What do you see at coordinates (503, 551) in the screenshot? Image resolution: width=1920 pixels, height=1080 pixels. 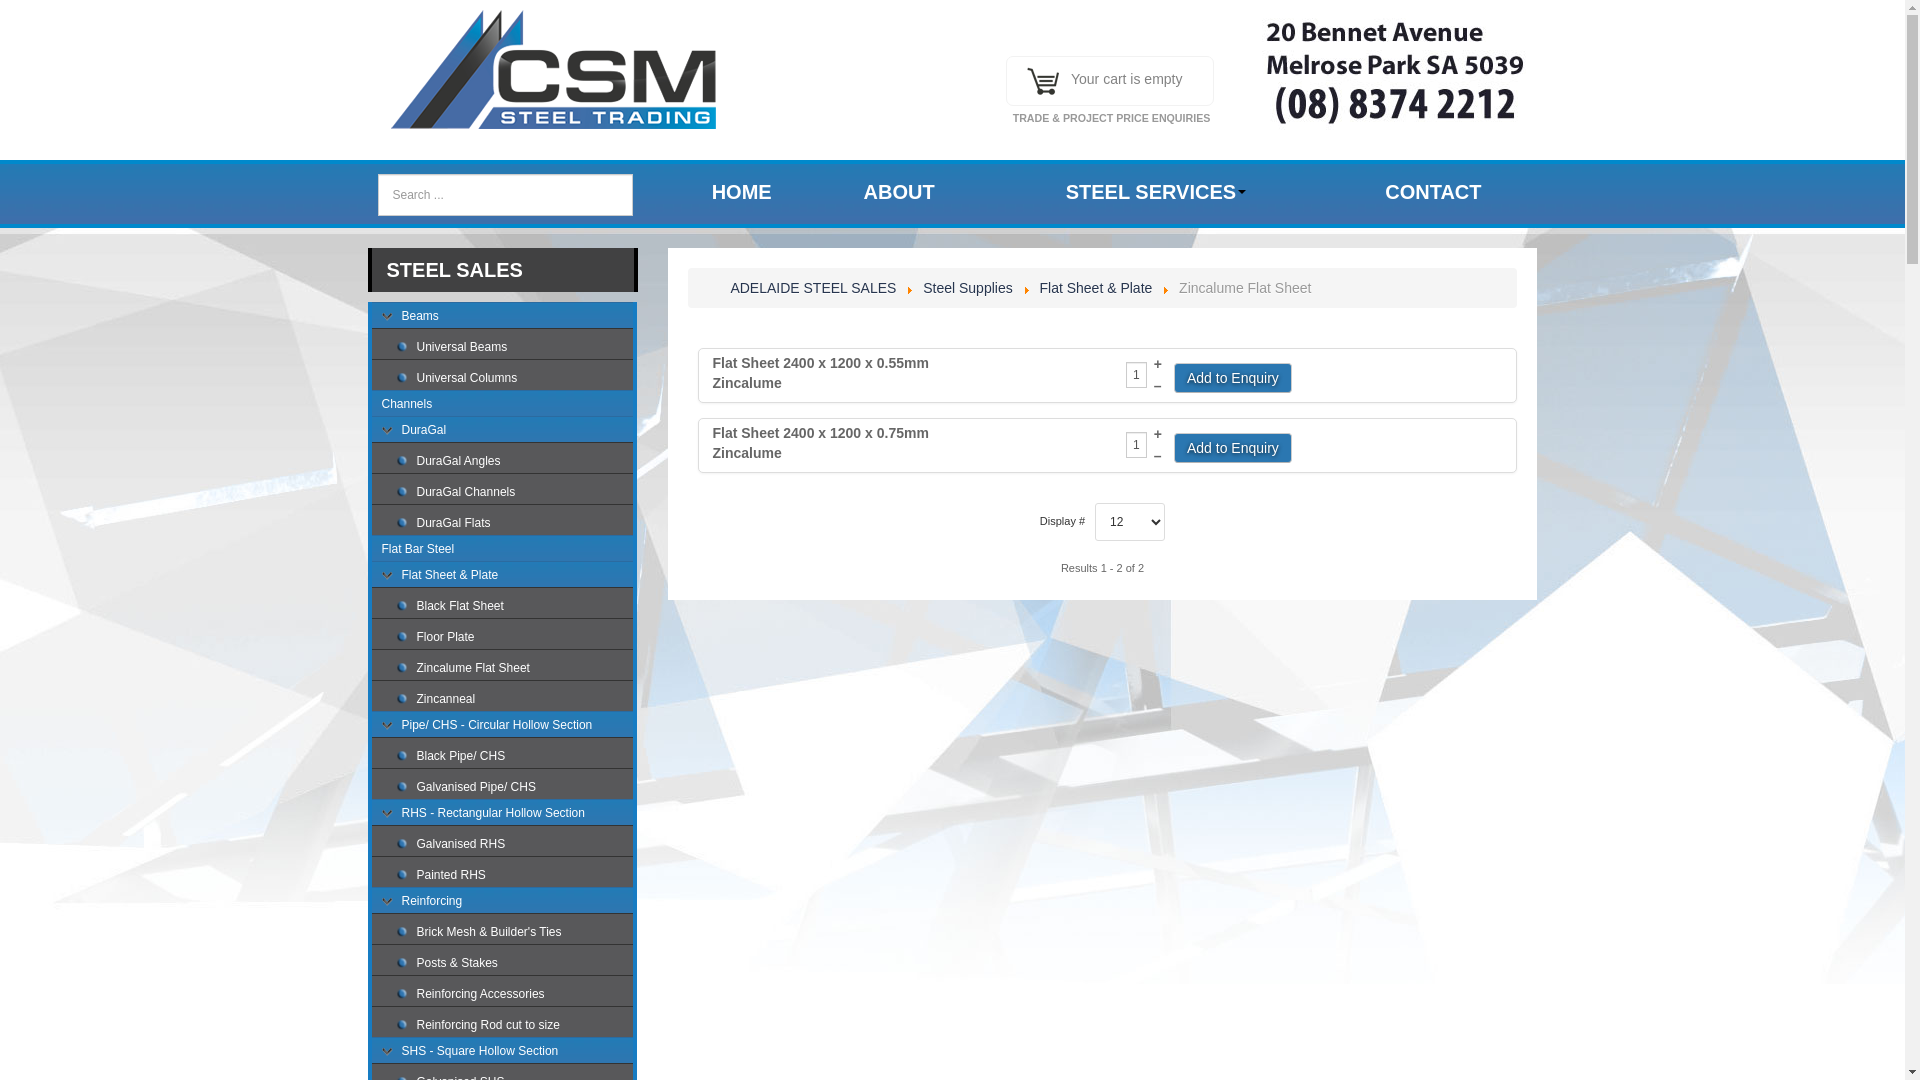 I see `'Flat Bar Steel'` at bounding box center [503, 551].